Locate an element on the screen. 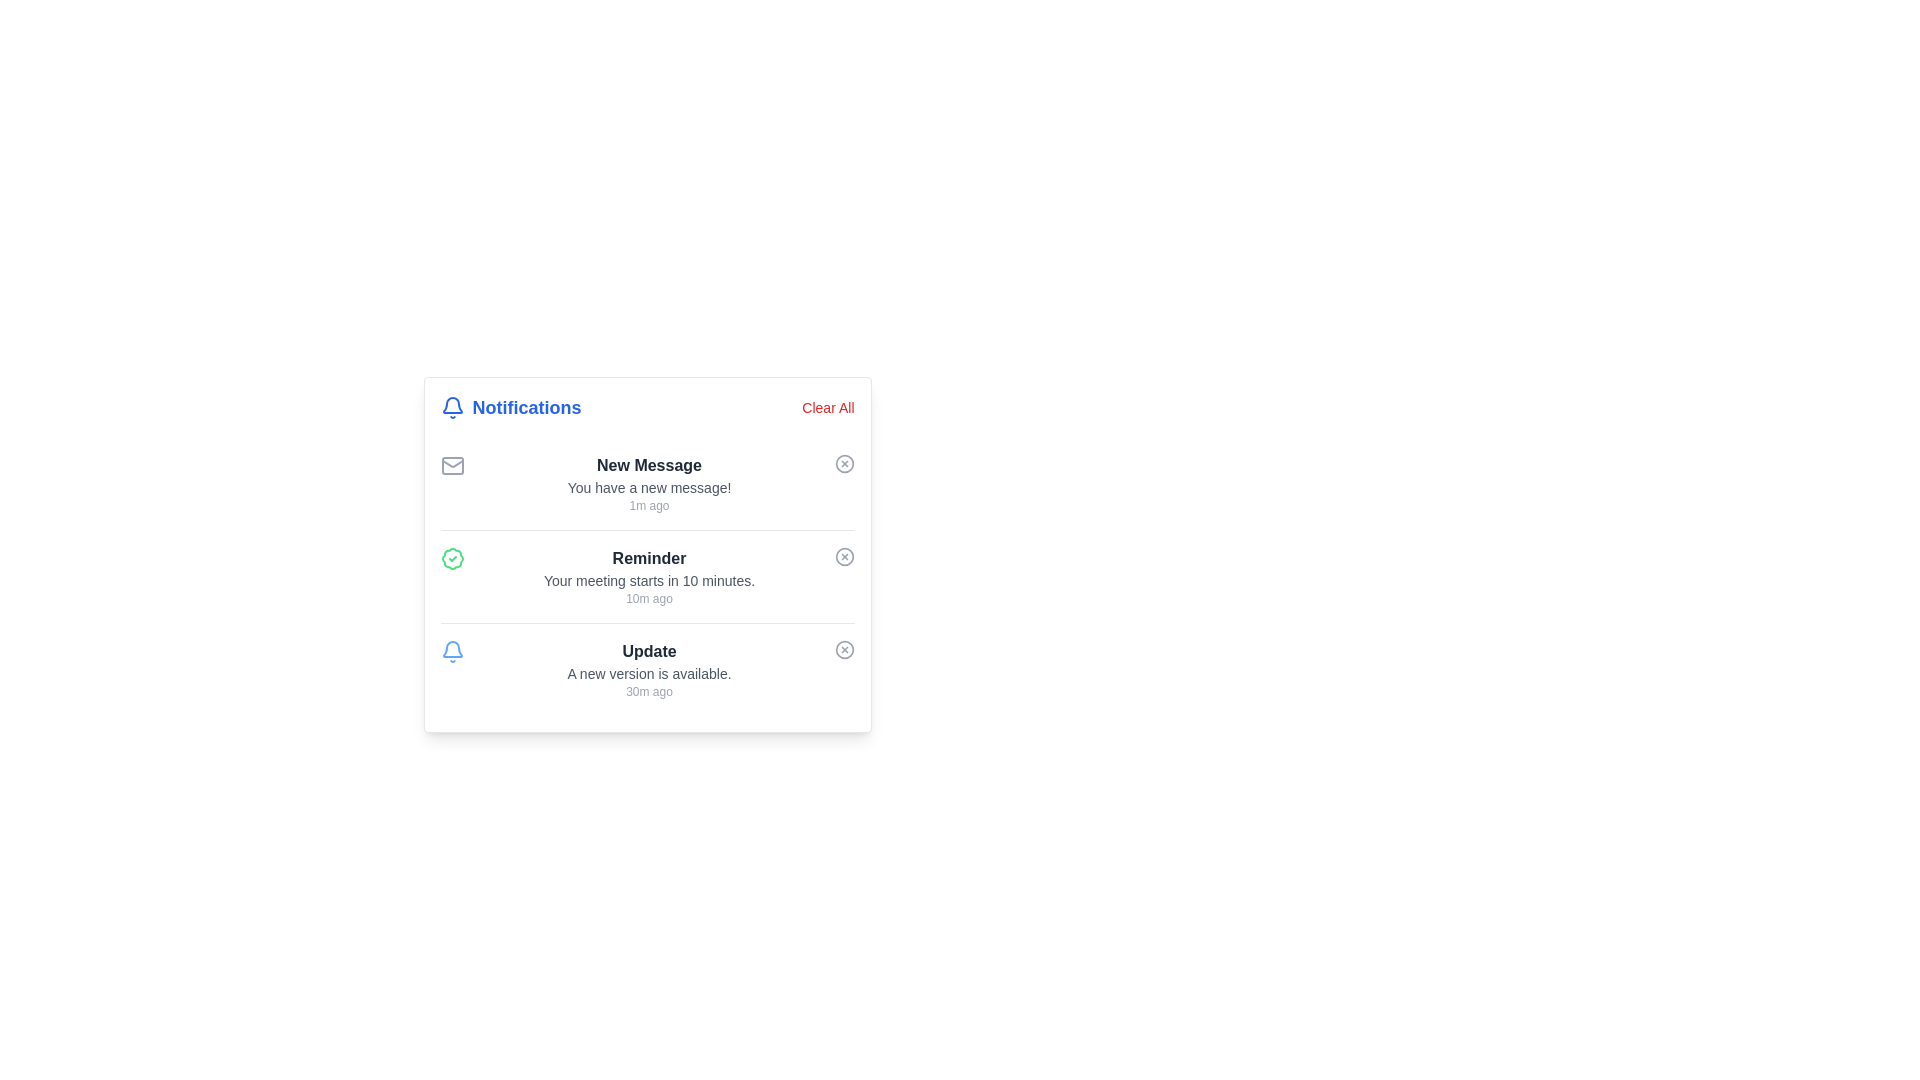 The width and height of the screenshot is (1920, 1080). the decorative graphical circle, which signifies an aspect of the notification and is part of the icon located on the right side of the 'Reminder' notification row is located at coordinates (844, 556).